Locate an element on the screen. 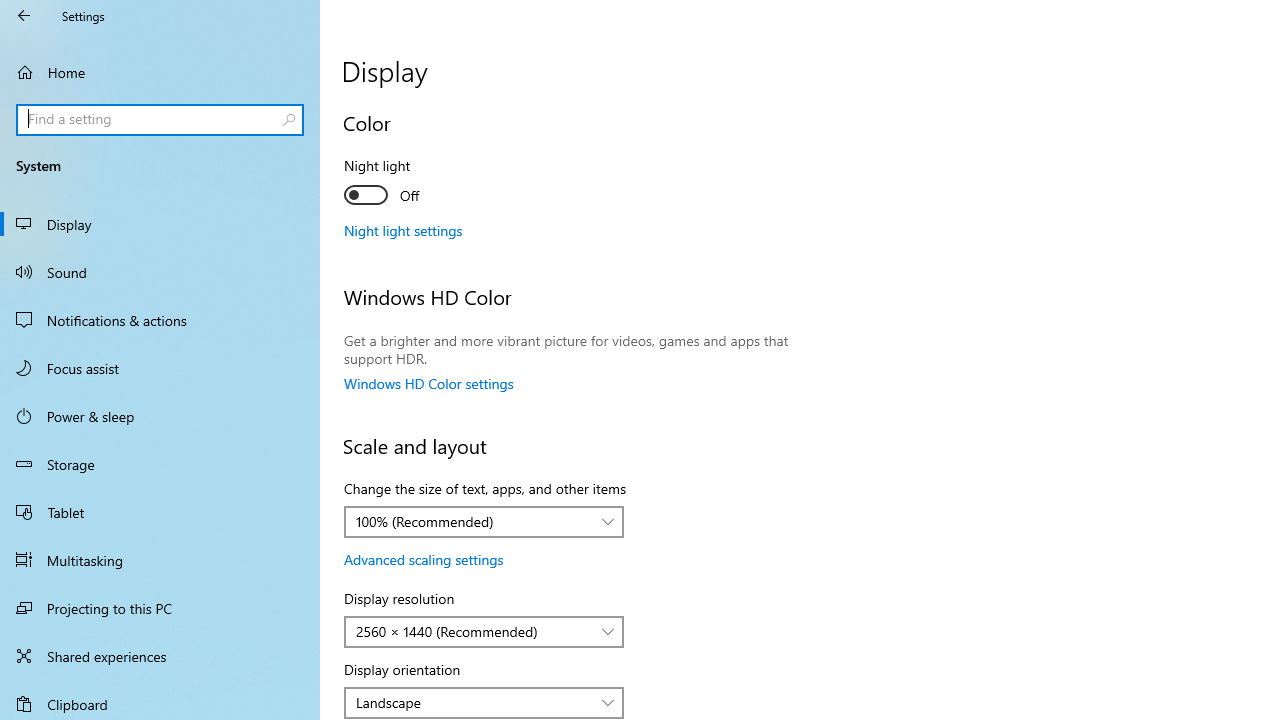 This screenshot has width=1280, height=720. 'Change the size of text, apps, and other items' is located at coordinates (484, 521).